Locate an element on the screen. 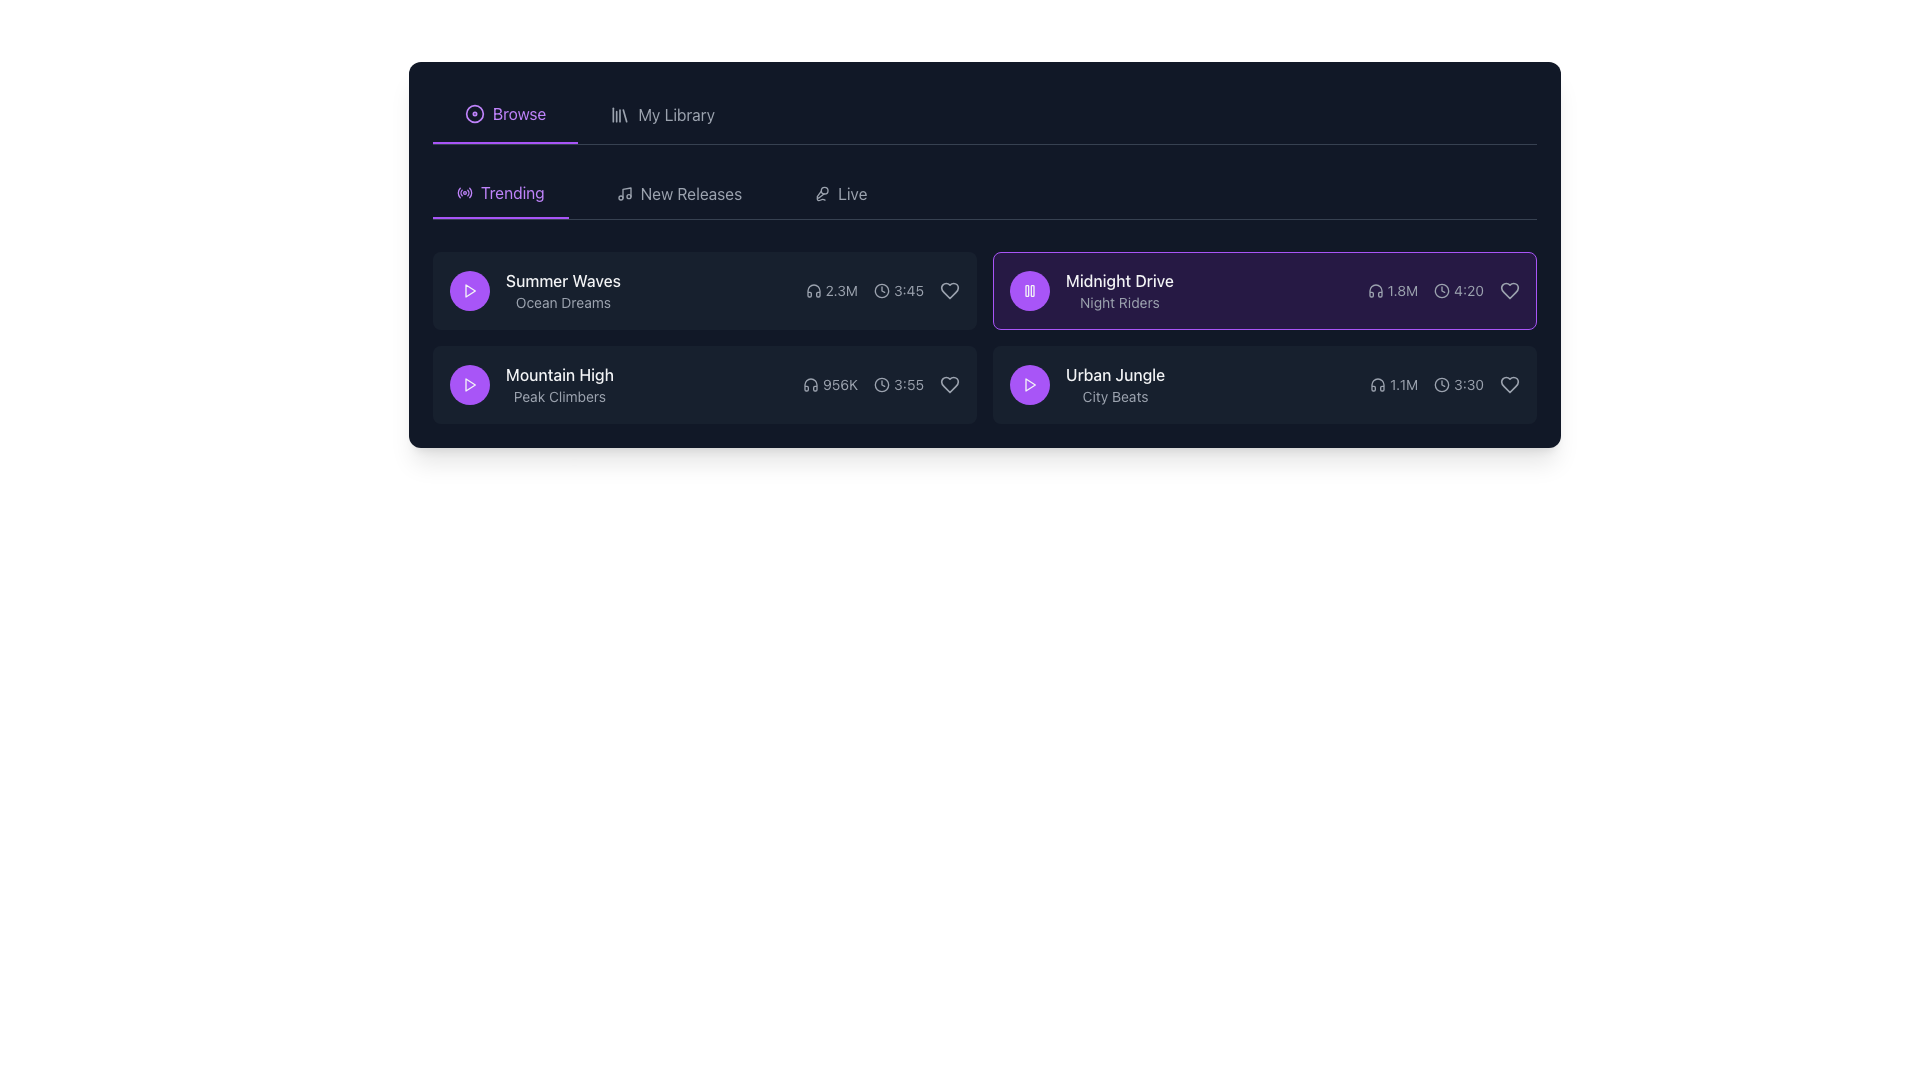  the headphones icon located before the text '956K' in the 'Mountain High' track details row of the 'Trending' section is located at coordinates (811, 385).